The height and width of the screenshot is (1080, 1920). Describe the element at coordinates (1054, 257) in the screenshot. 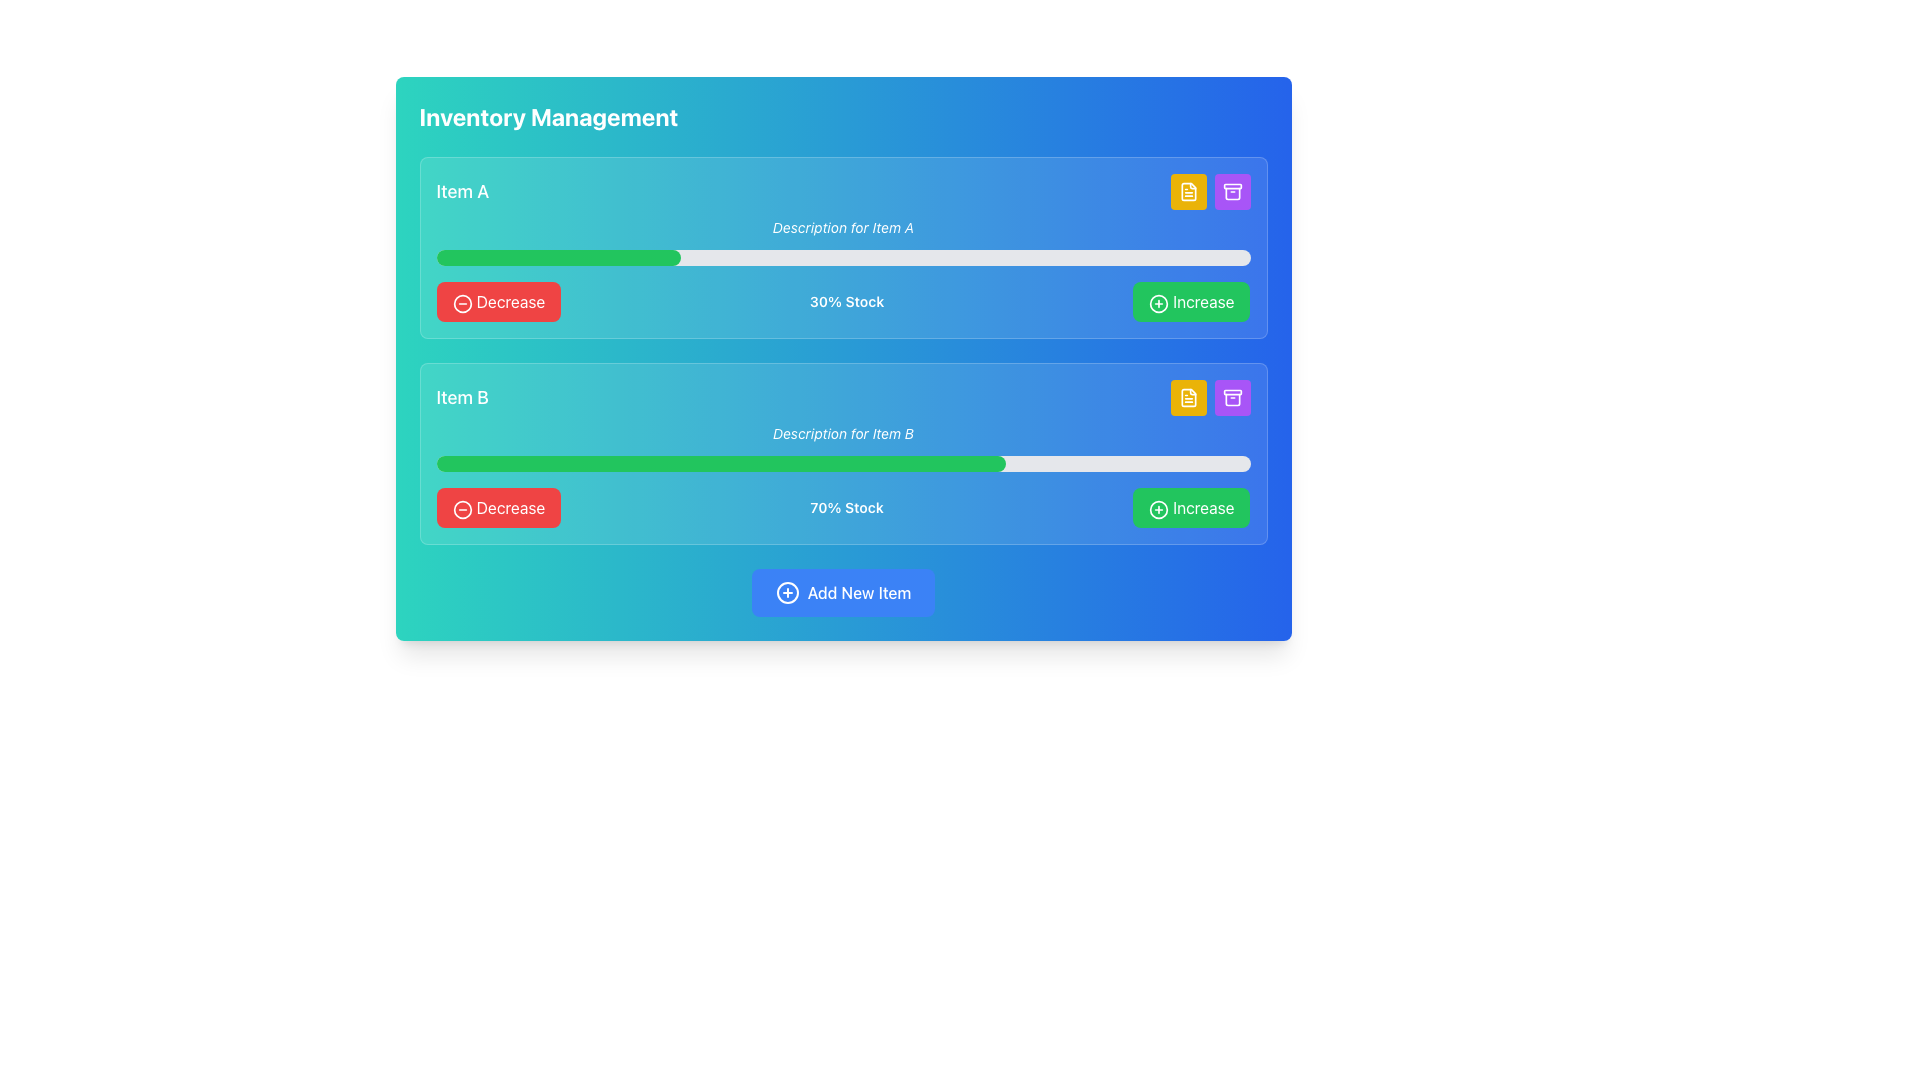

I see `the stock level` at that location.